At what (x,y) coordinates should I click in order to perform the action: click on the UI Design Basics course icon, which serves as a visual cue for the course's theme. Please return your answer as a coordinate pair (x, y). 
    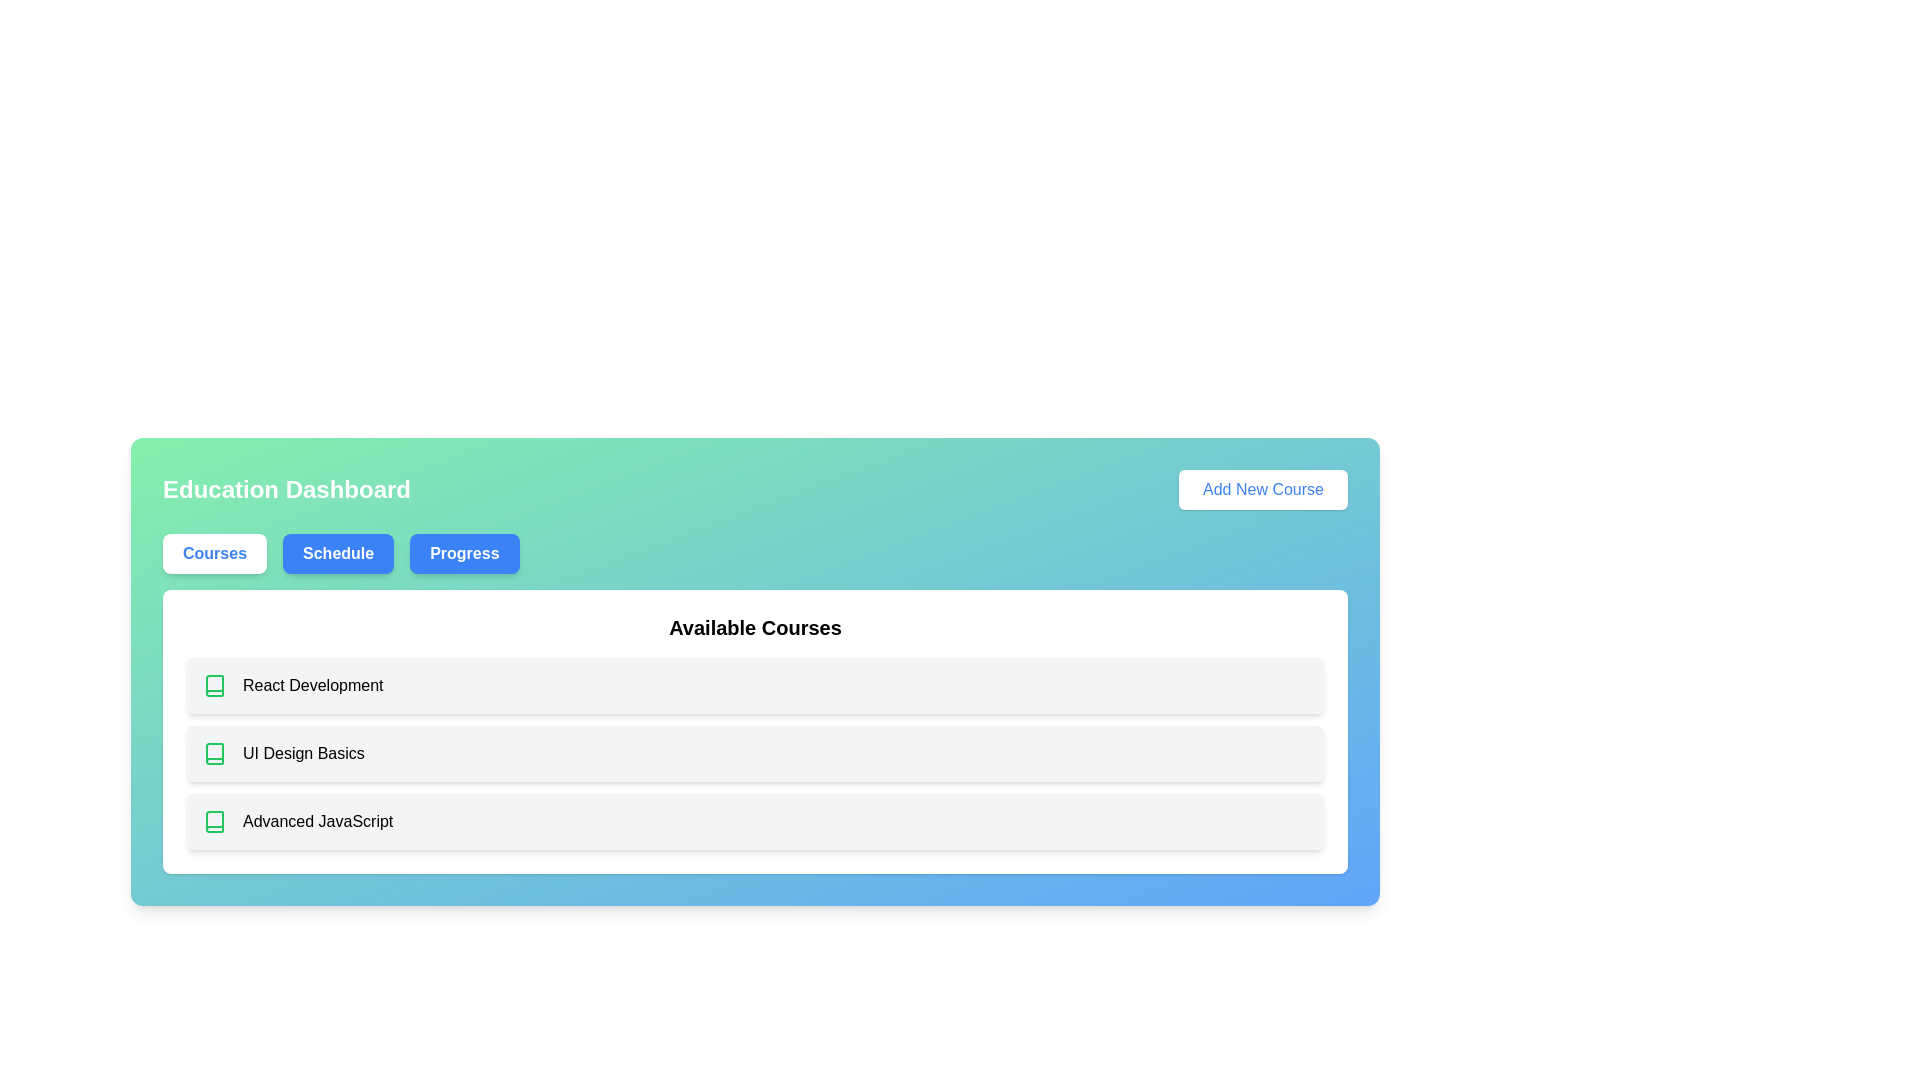
    Looking at the image, I should click on (215, 753).